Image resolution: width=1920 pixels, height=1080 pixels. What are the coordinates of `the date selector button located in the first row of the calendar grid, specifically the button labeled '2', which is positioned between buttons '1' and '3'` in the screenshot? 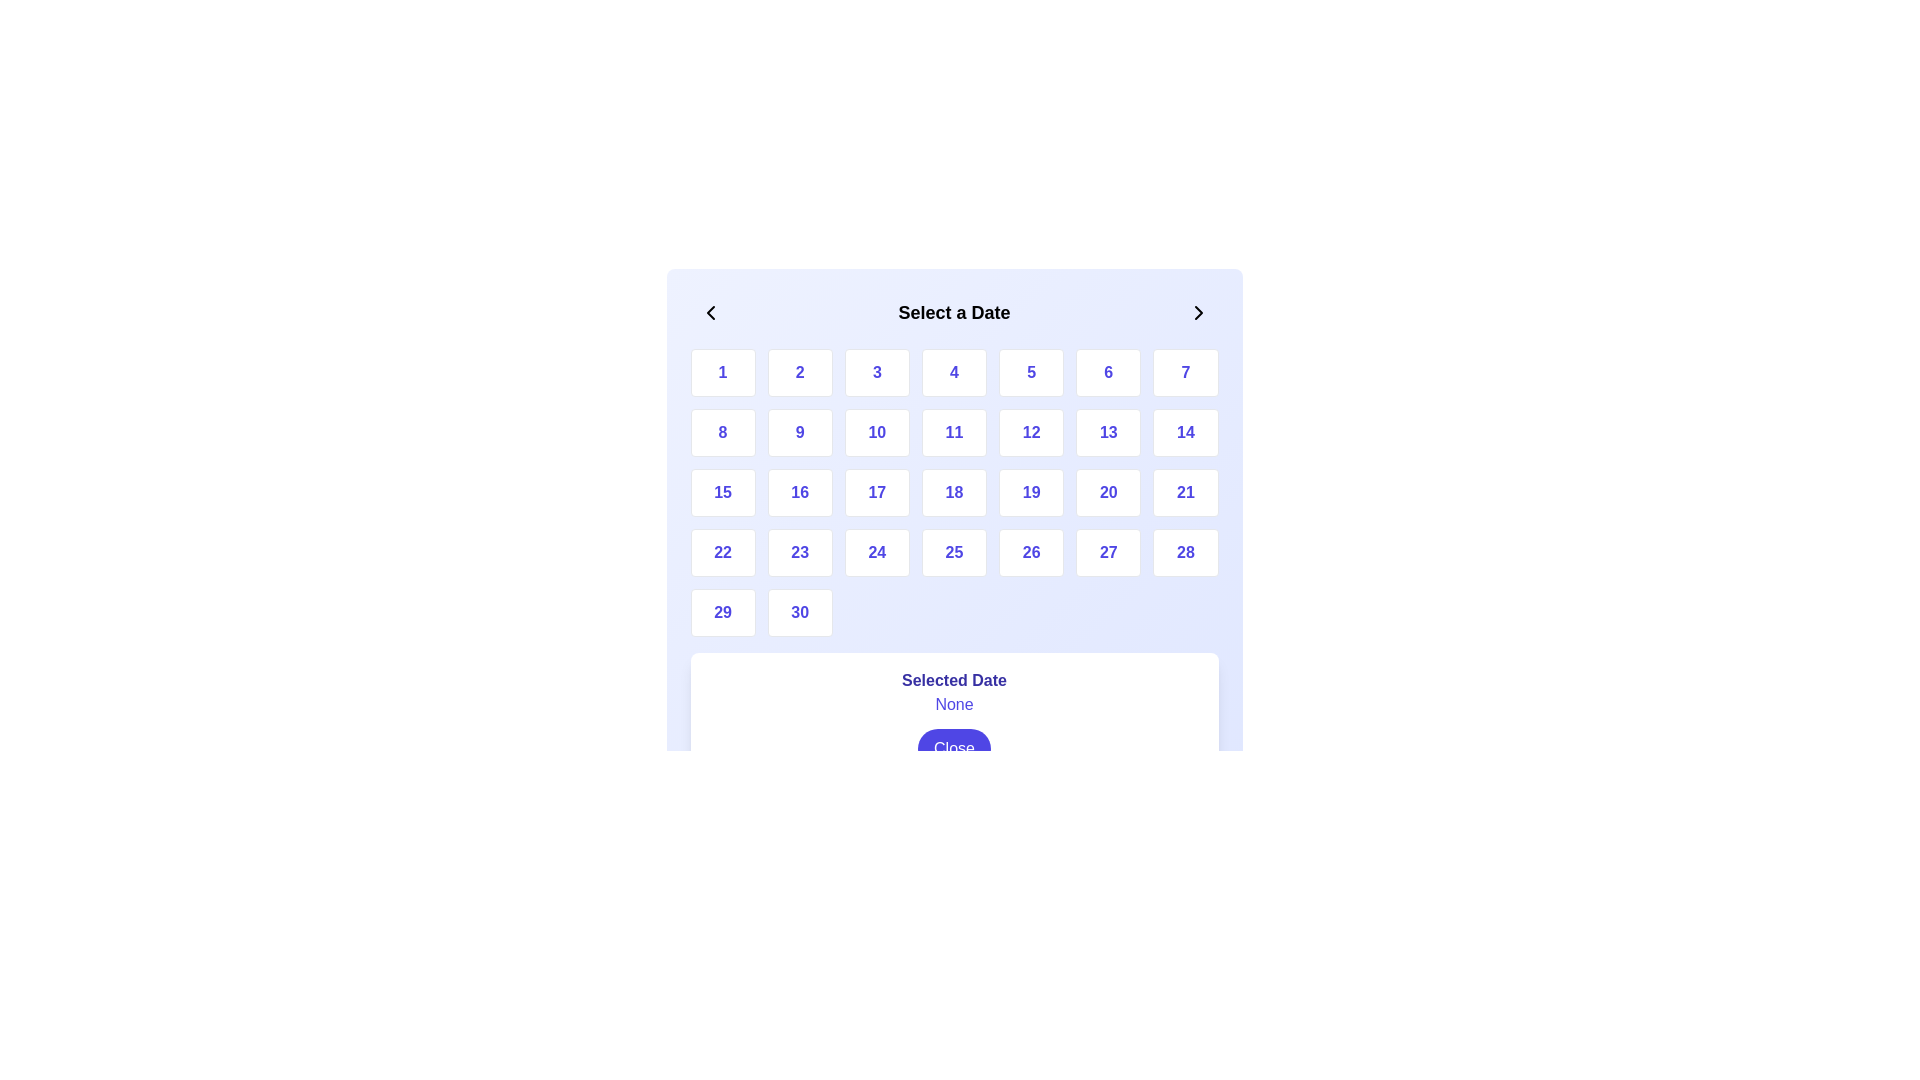 It's located at (800, 373).